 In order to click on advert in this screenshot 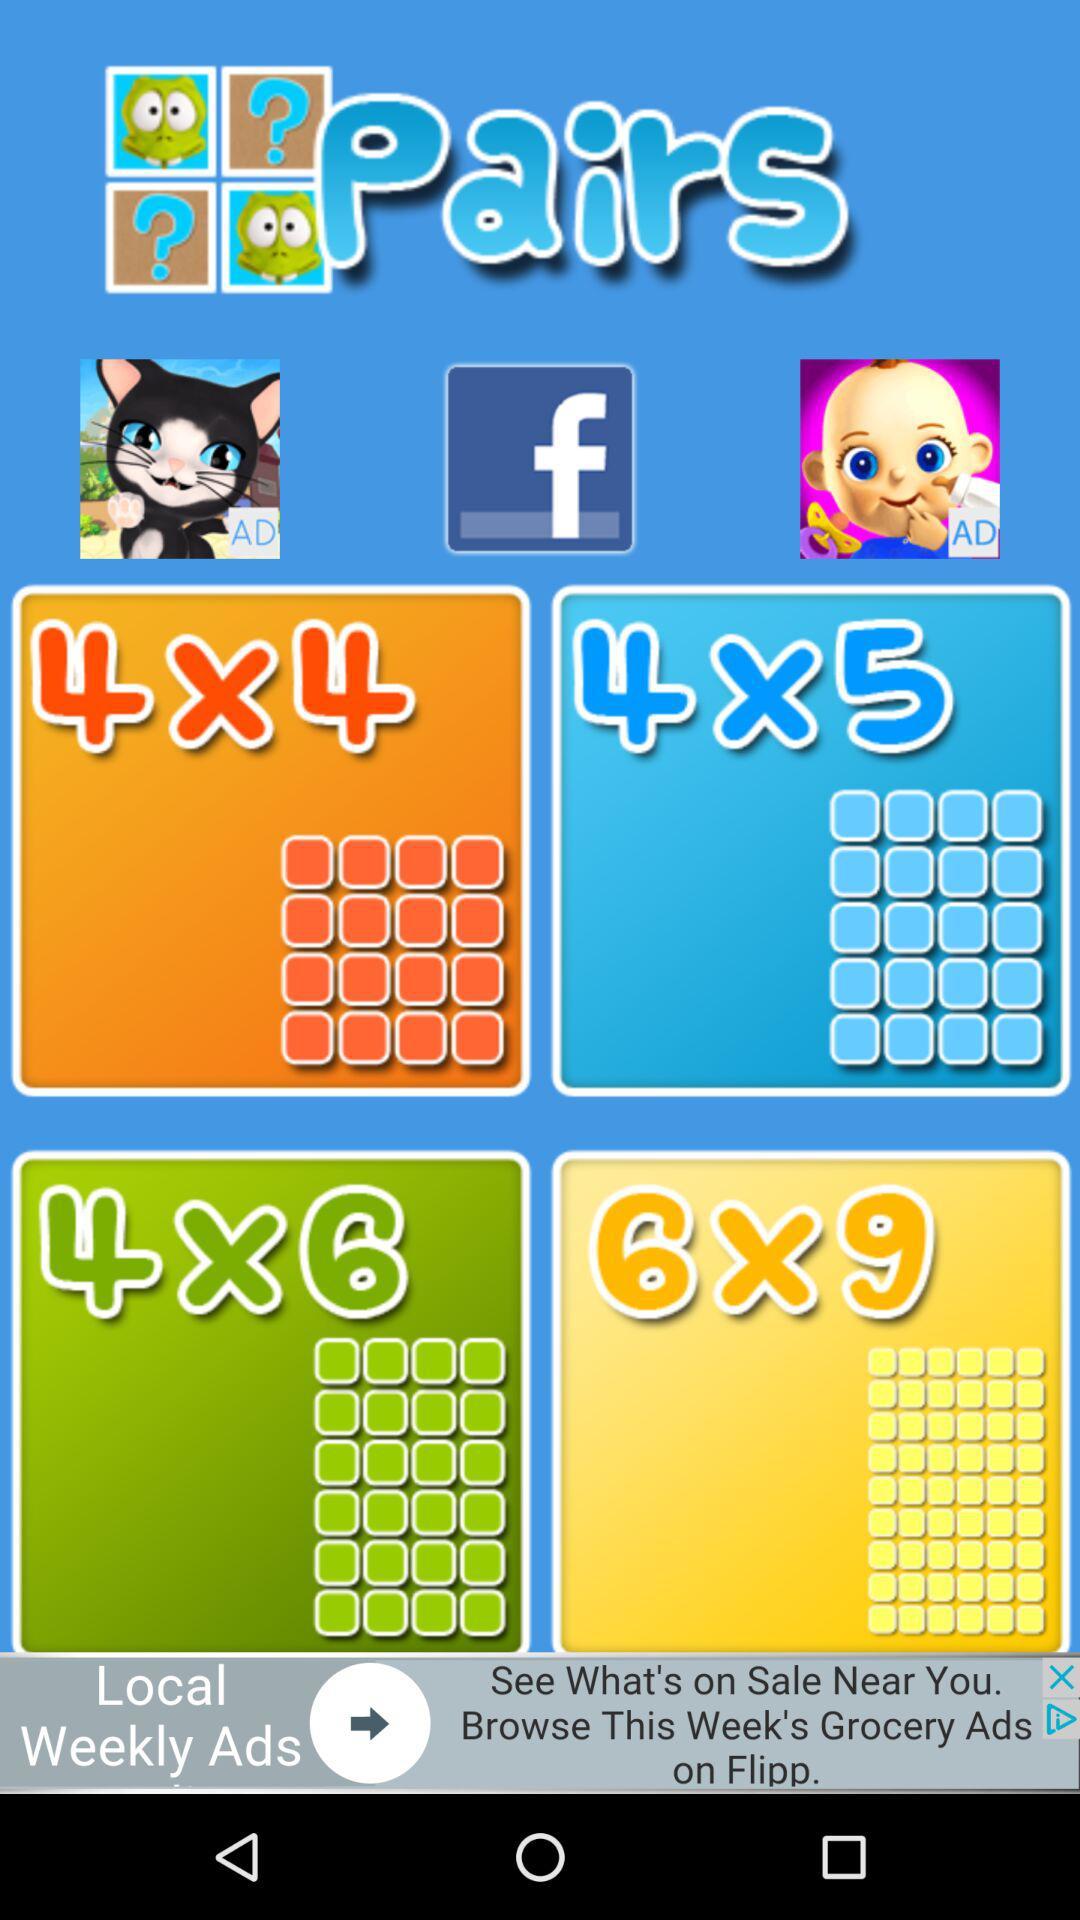, I will do `click(180, 458)`.